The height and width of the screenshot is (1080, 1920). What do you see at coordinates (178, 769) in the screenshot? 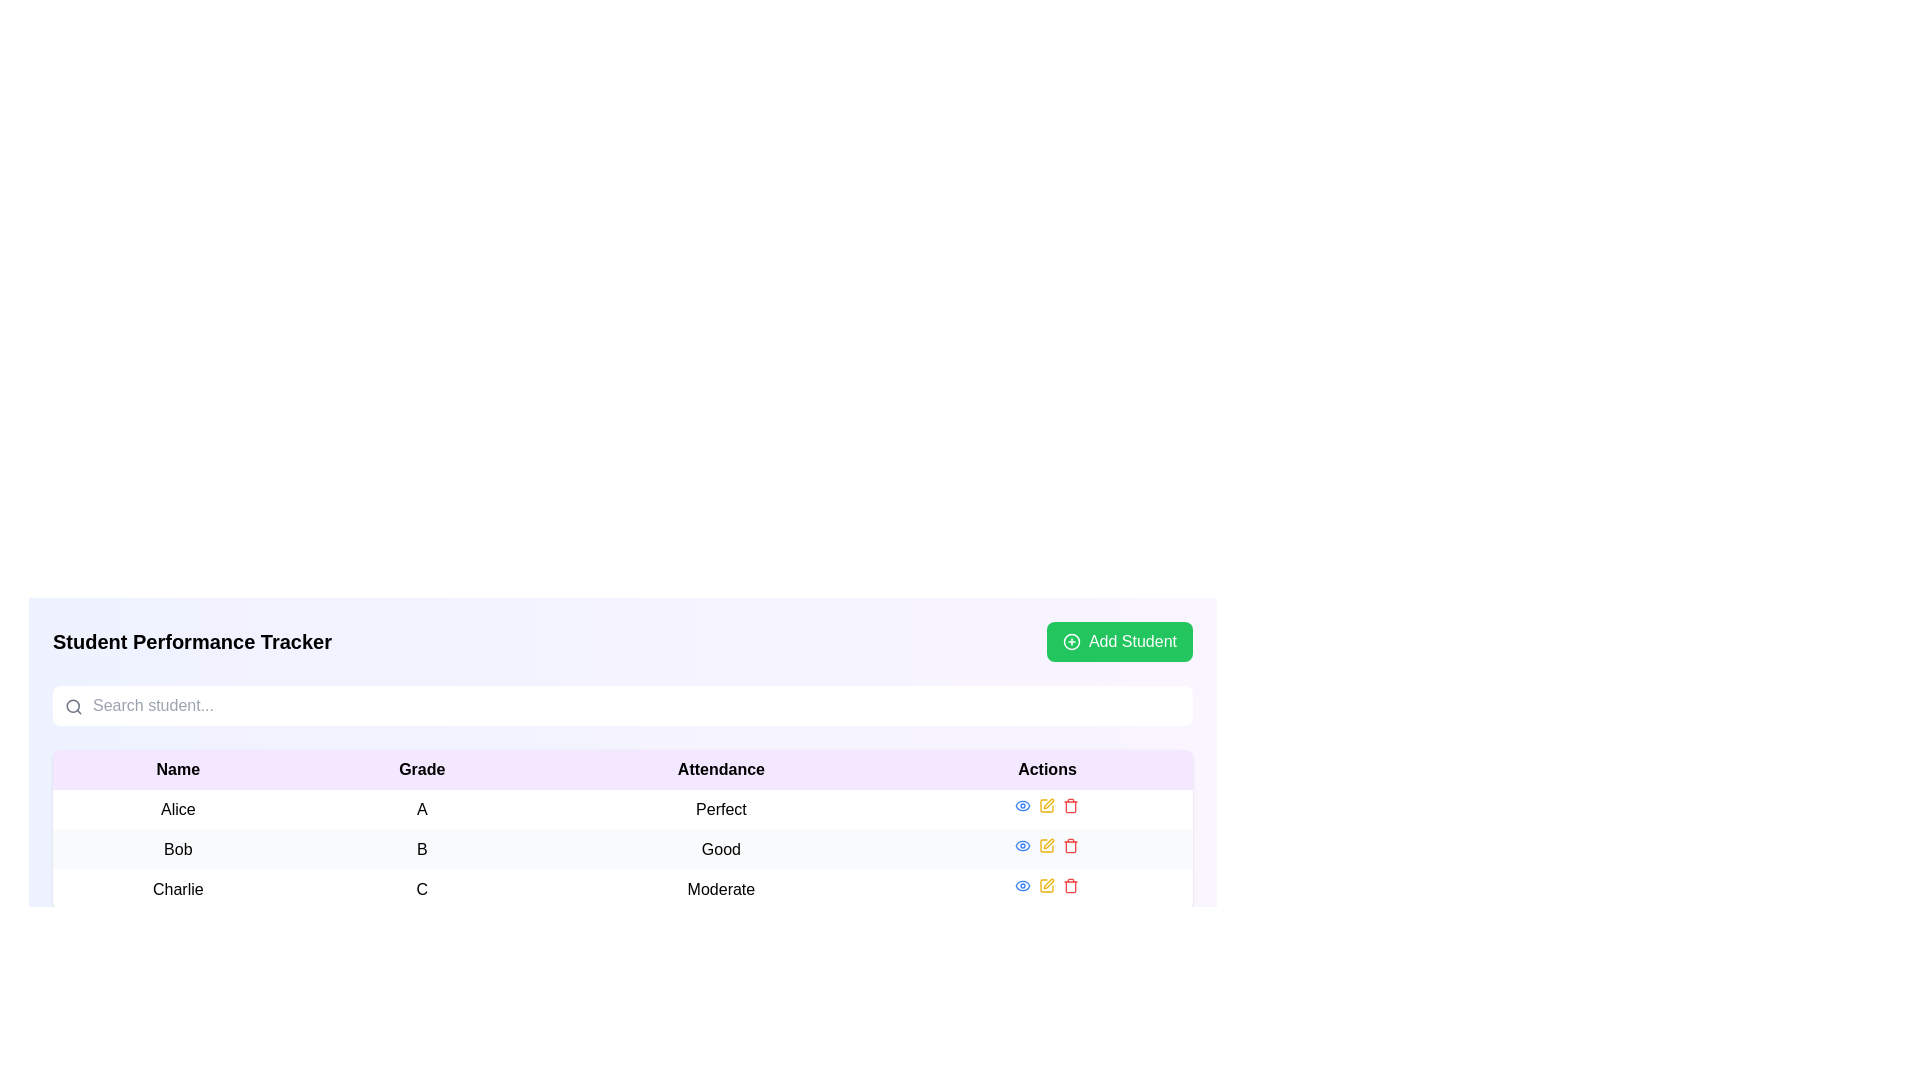
I see `the first column header in the table that signifies names of individuals, located to the far left of the header row, adjacent to the 'Grade' column` at bounding box center [178, 769].